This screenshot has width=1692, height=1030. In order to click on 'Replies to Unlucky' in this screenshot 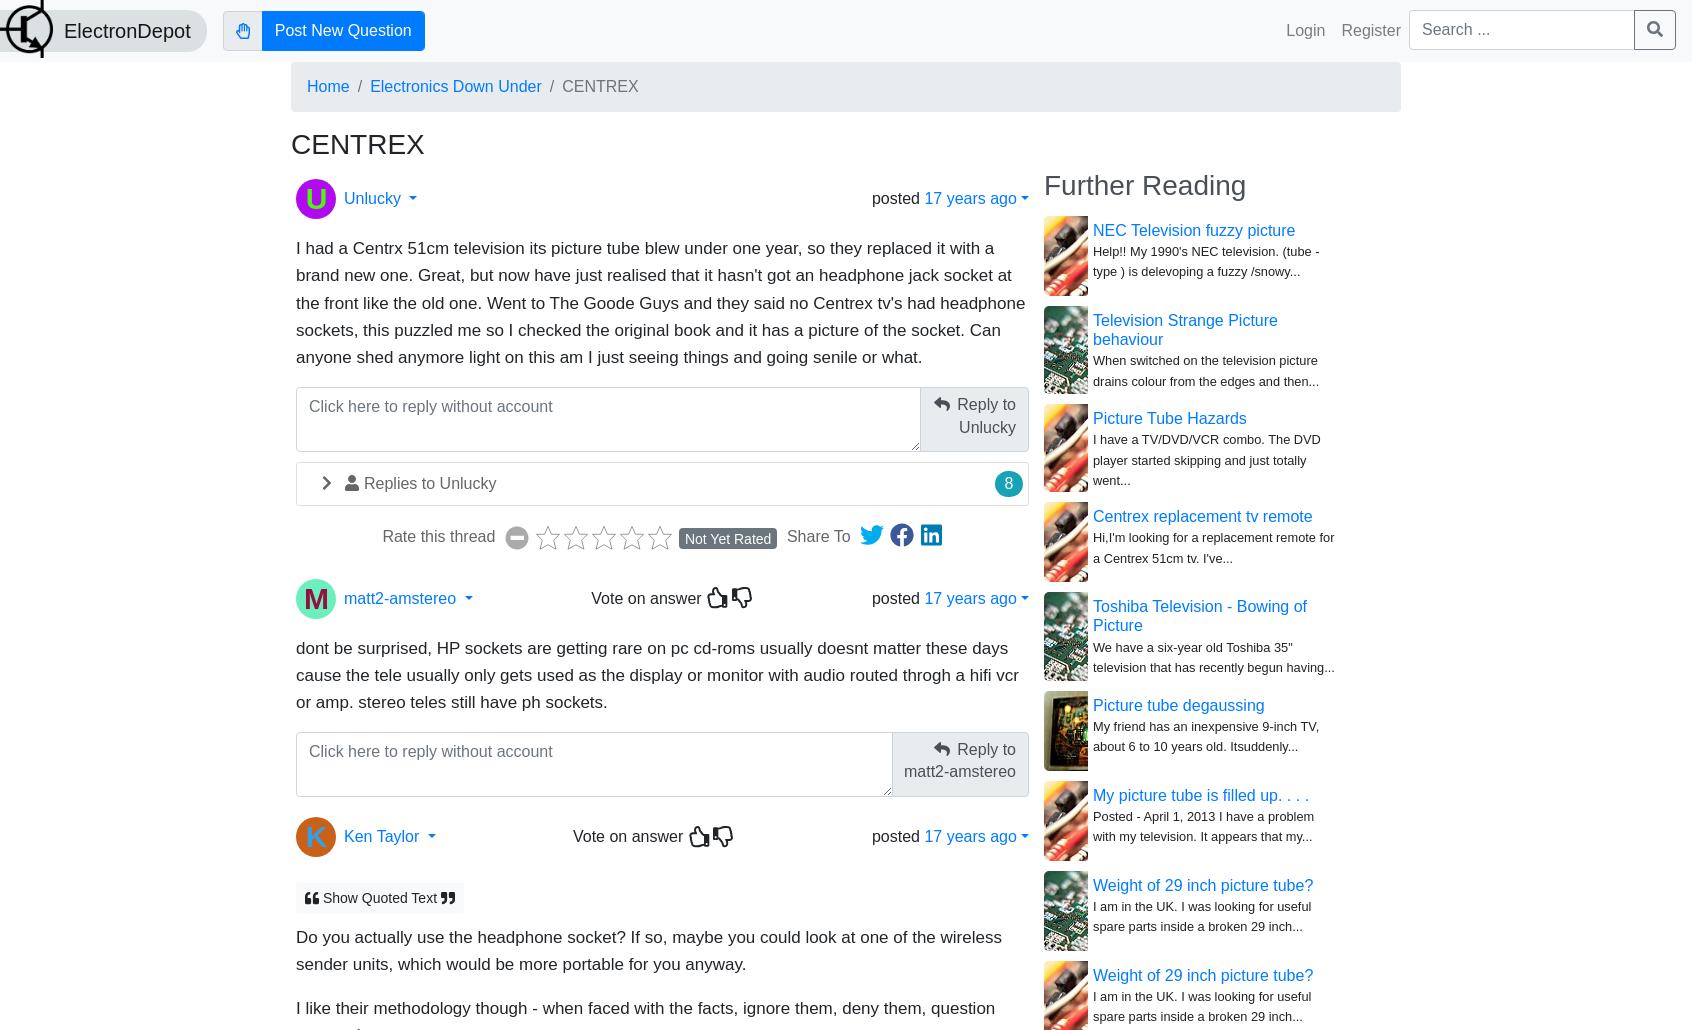, I will do `click(363, 482)`.